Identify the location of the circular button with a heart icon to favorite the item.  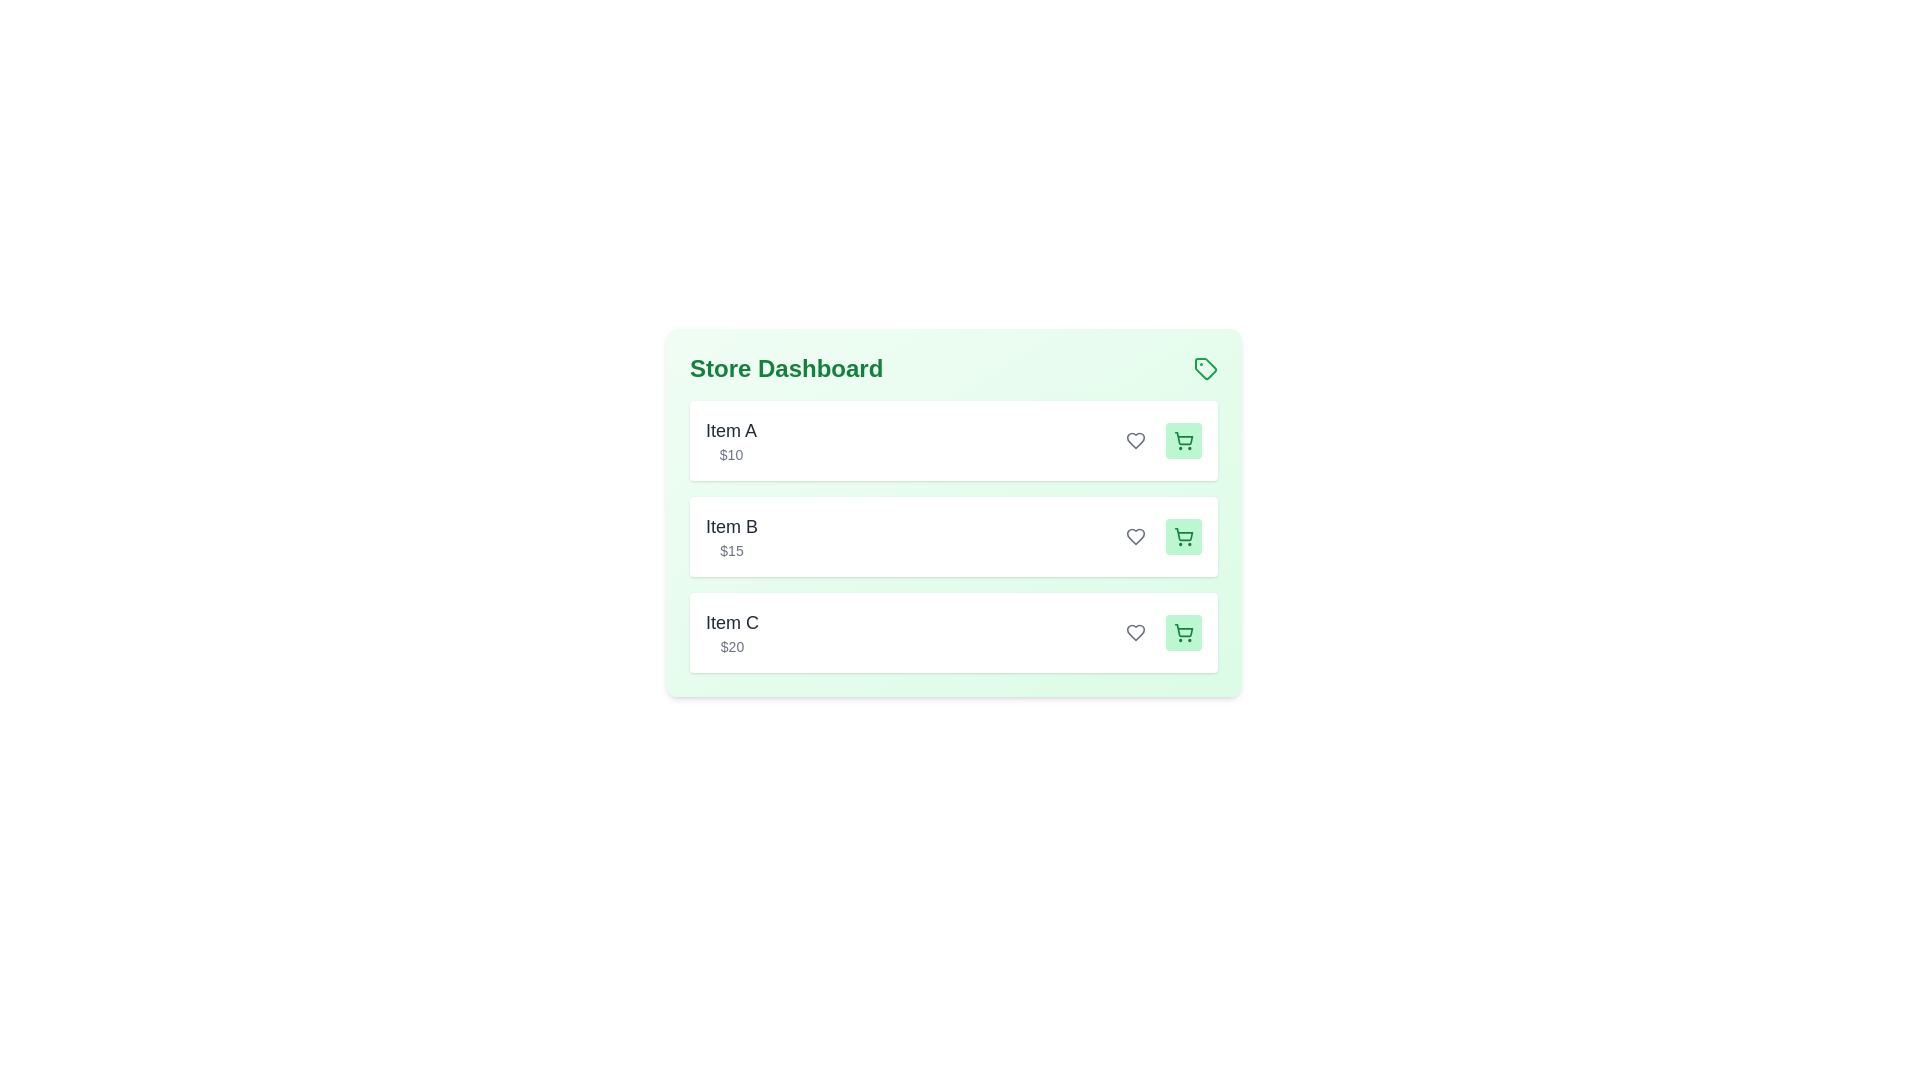
(1136, 535).